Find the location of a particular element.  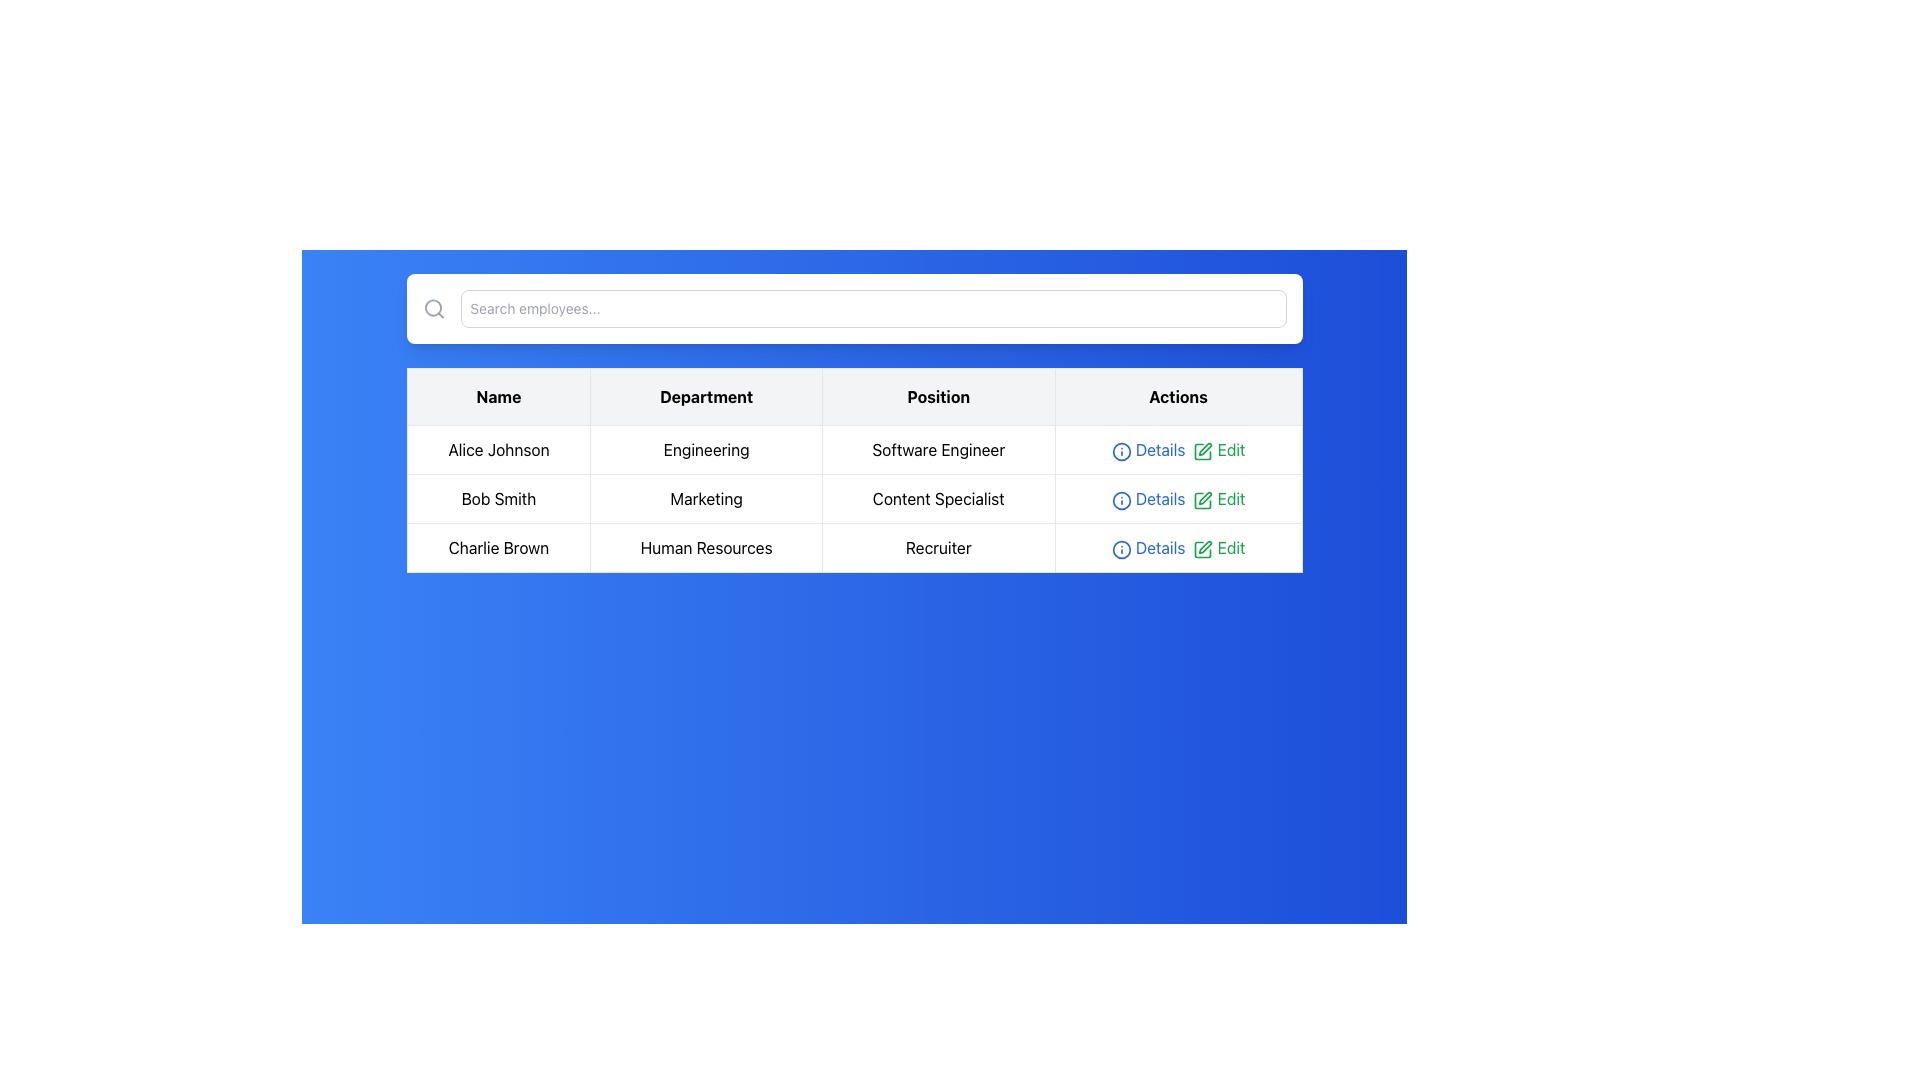

the 'Engineering' text element located in the second column of the first row in the table, which displays department information for 'Alice Johnson' is located at coordinates (706, 450).